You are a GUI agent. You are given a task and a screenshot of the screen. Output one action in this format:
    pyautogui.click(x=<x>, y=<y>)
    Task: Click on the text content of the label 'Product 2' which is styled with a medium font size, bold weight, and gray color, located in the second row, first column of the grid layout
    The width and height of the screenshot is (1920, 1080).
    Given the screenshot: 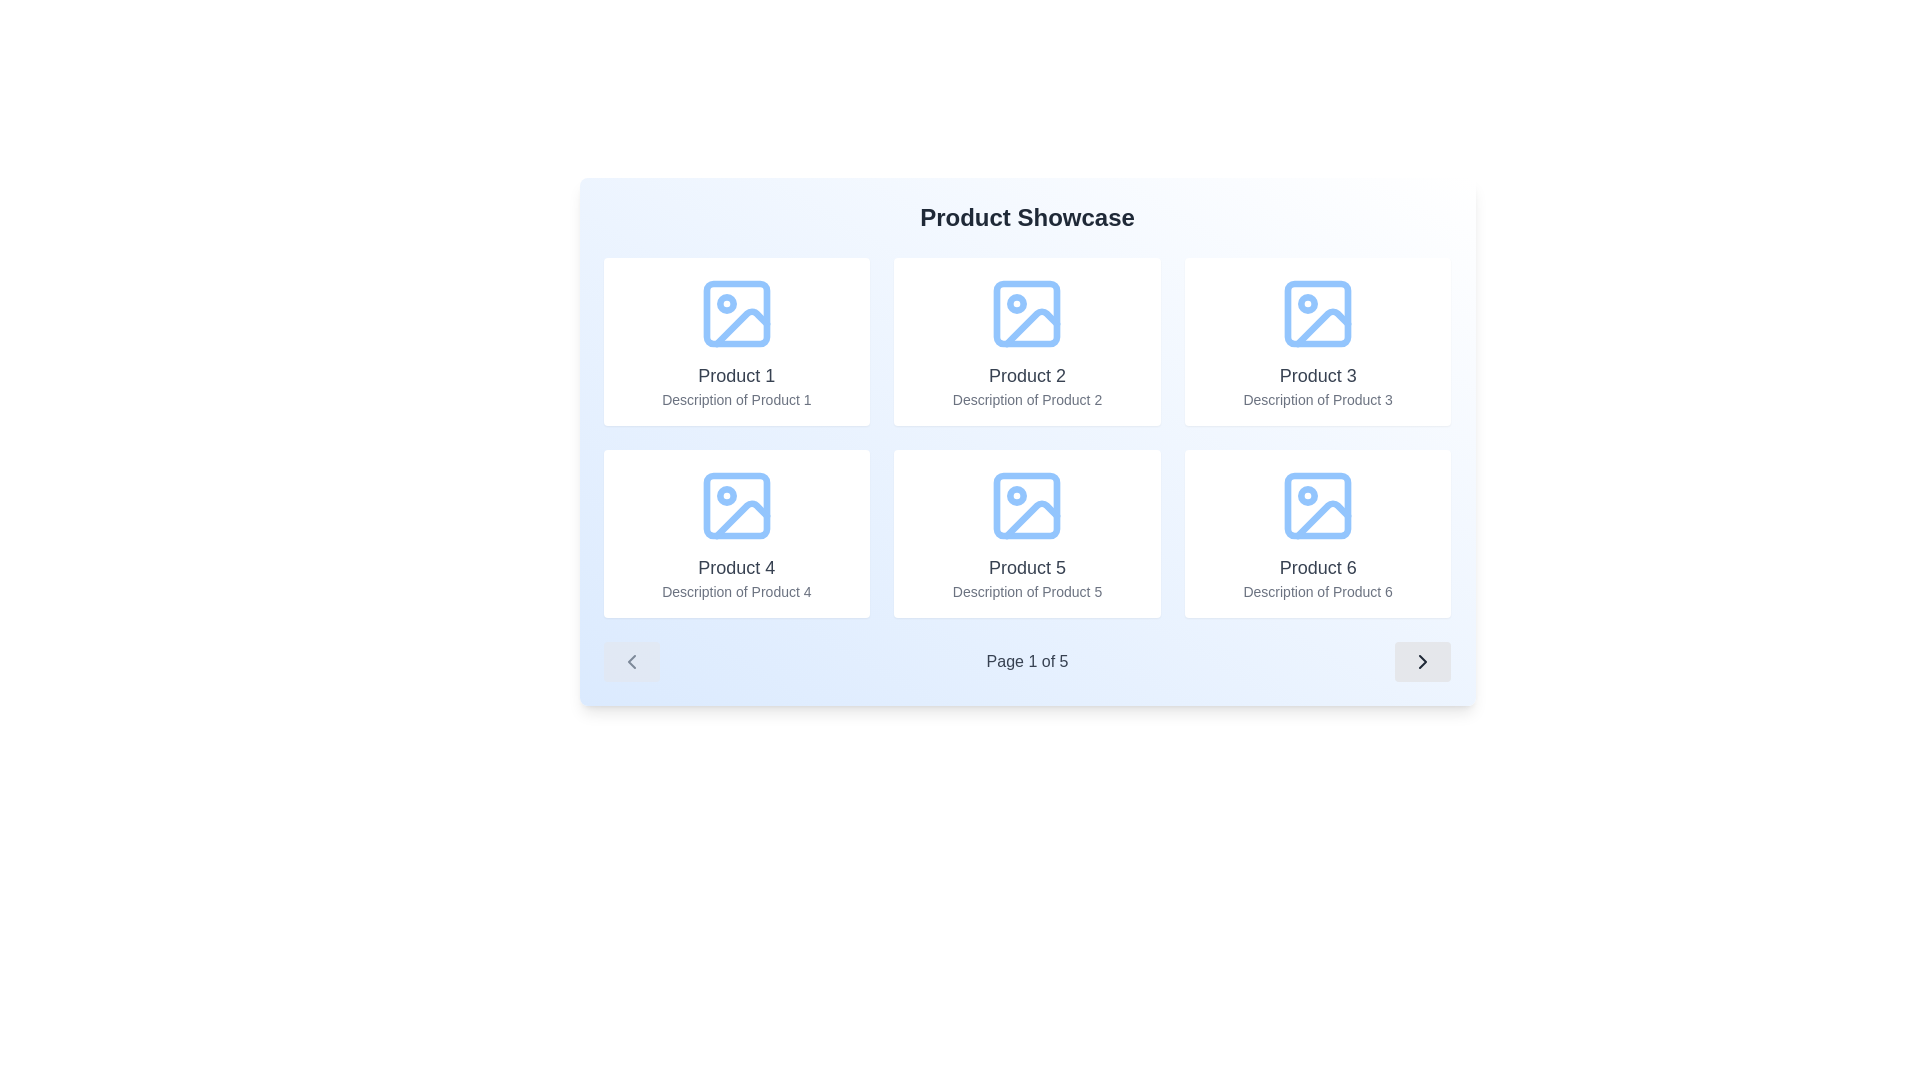 What is the action you would take?
    pyautogui.click(x=1027, y=375)
    